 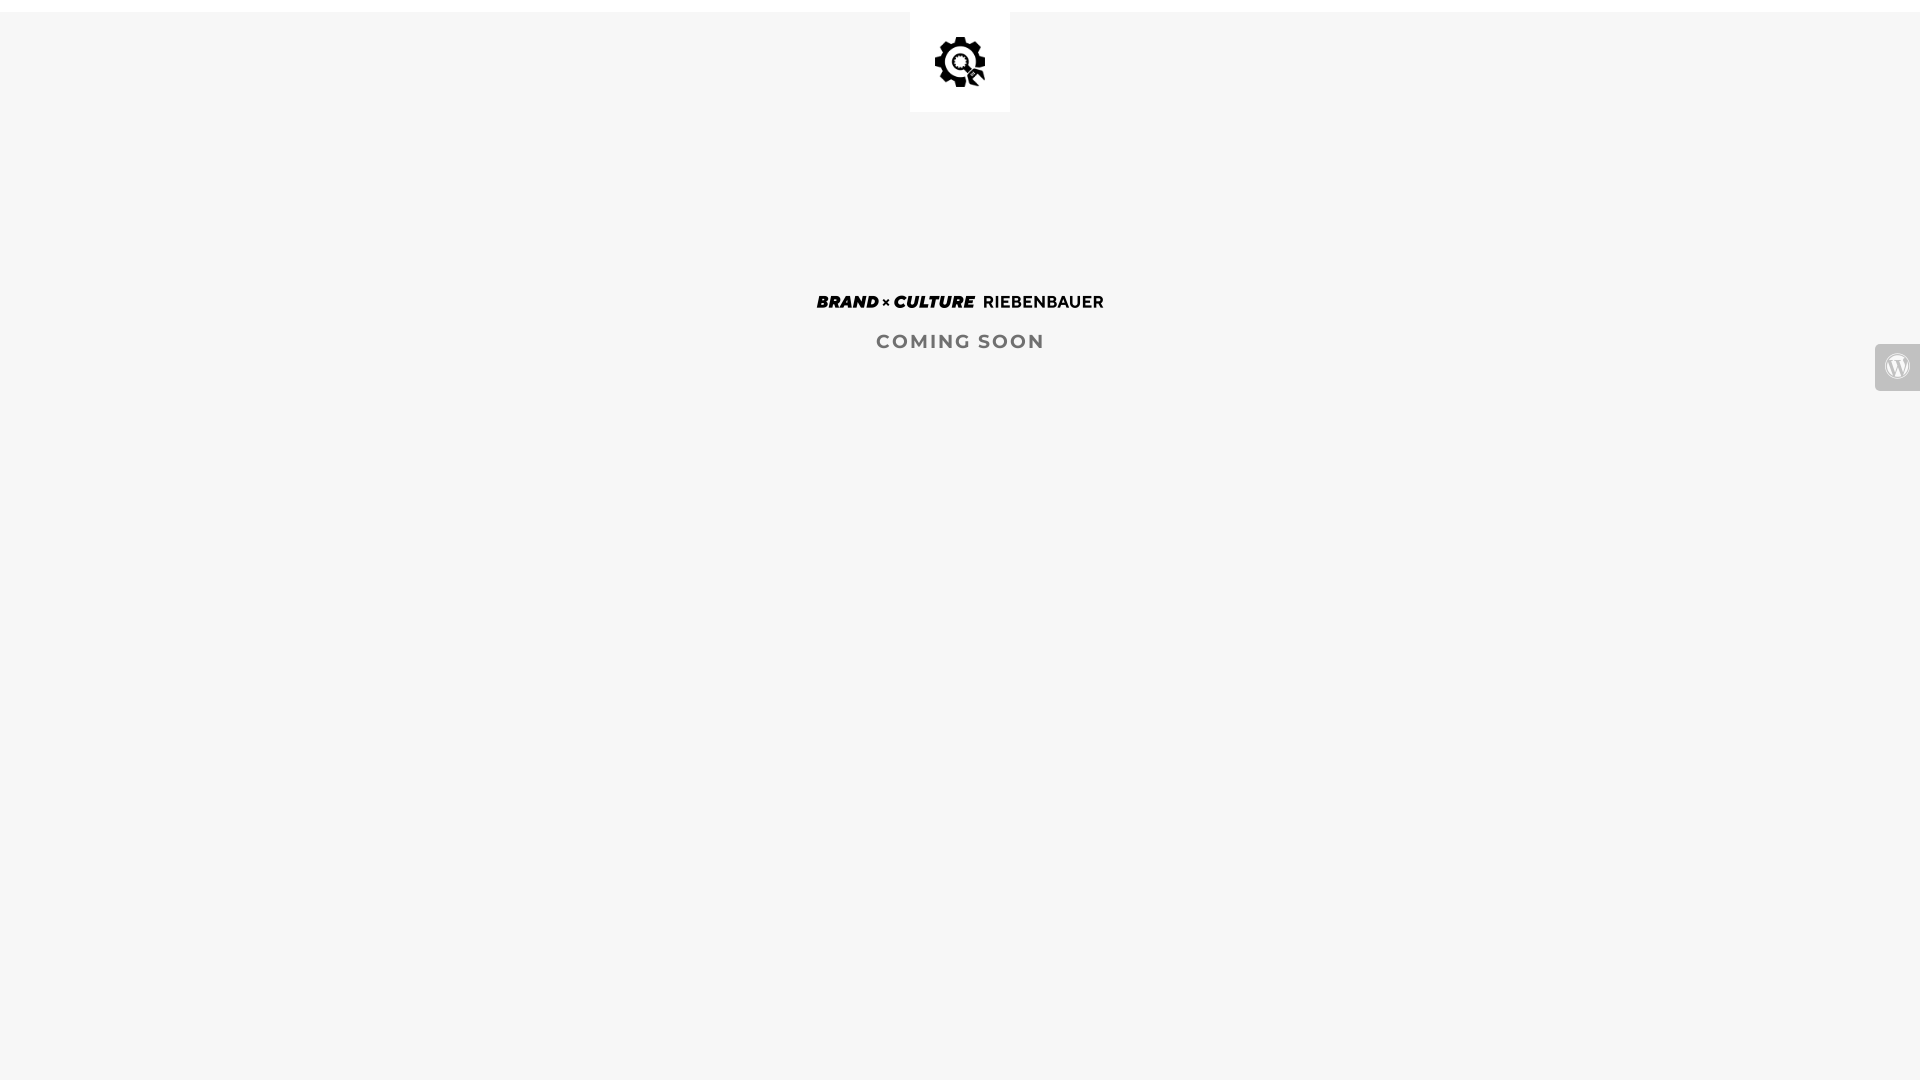 I want to click on 'Site is Under Construction', so click(x=960, y=60).